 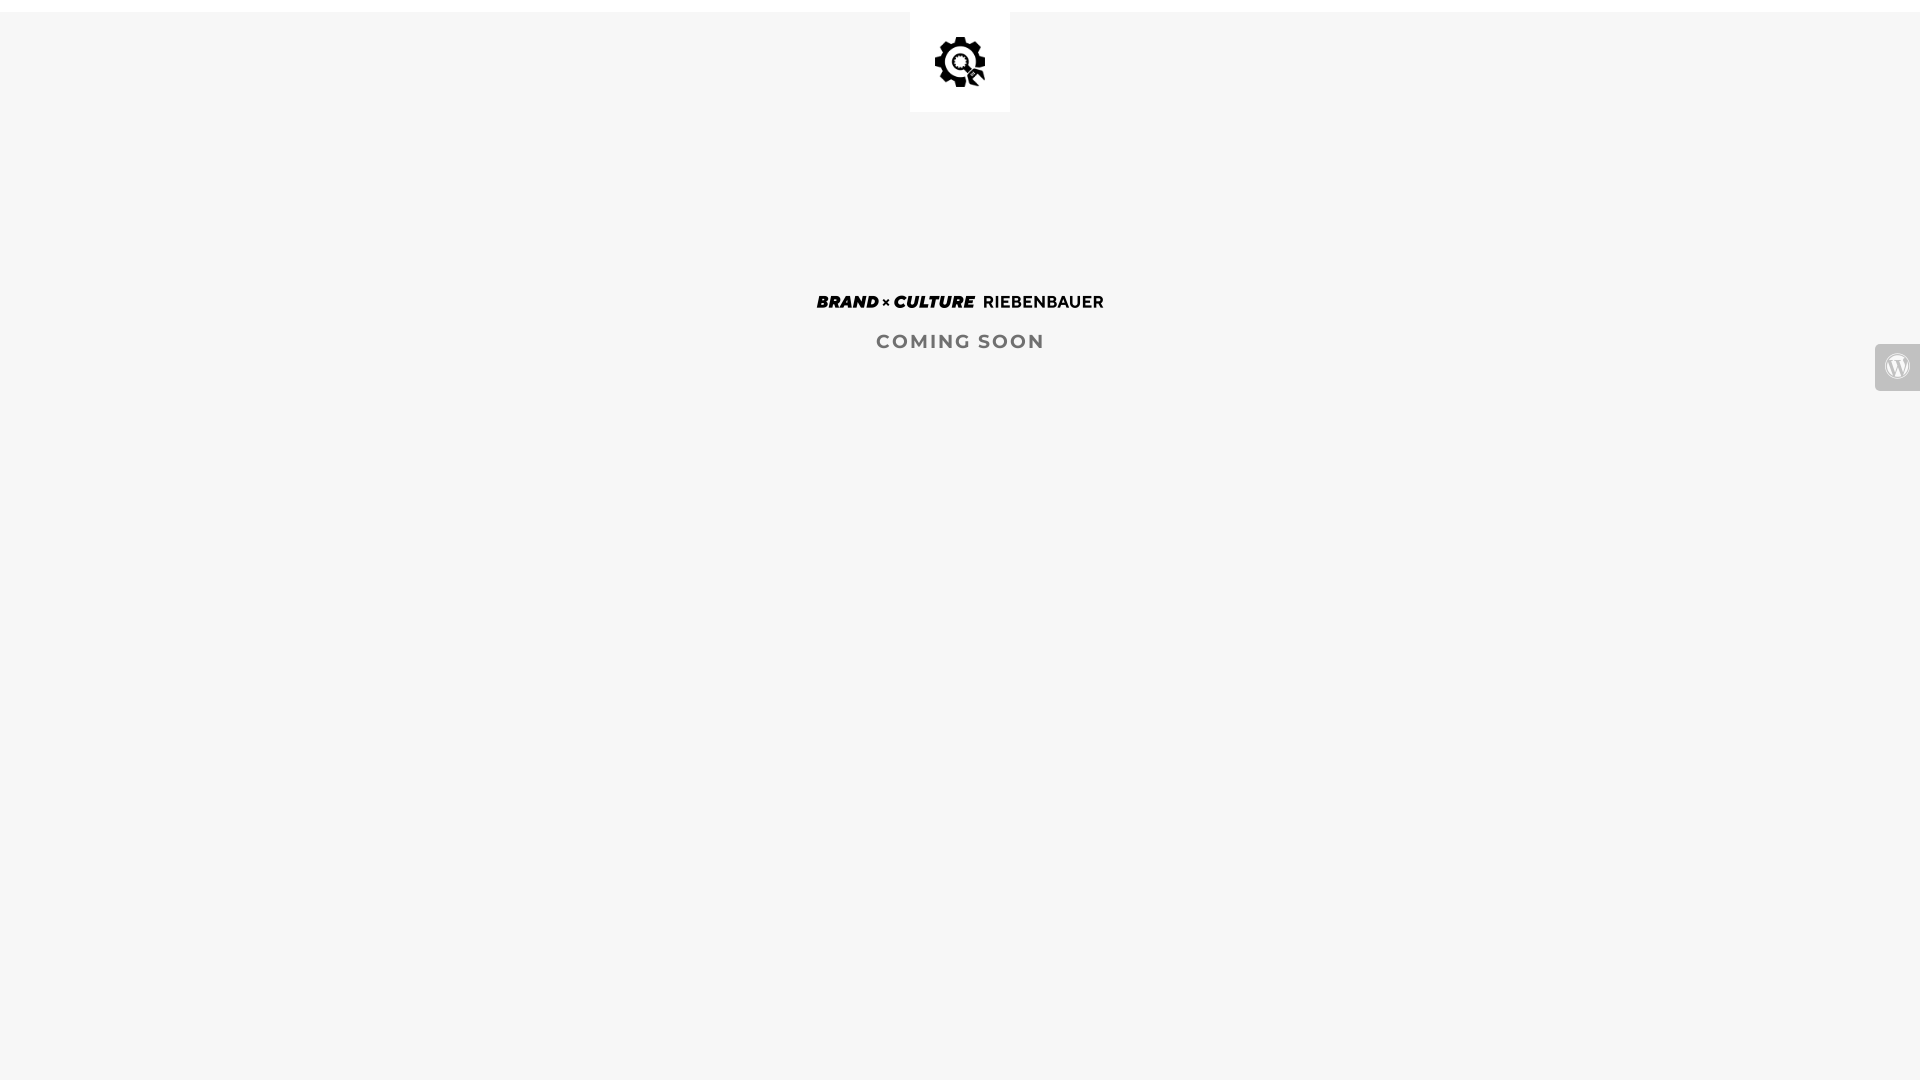 I want to click on 'Site is Under Construction', so click(x=960, y=60).